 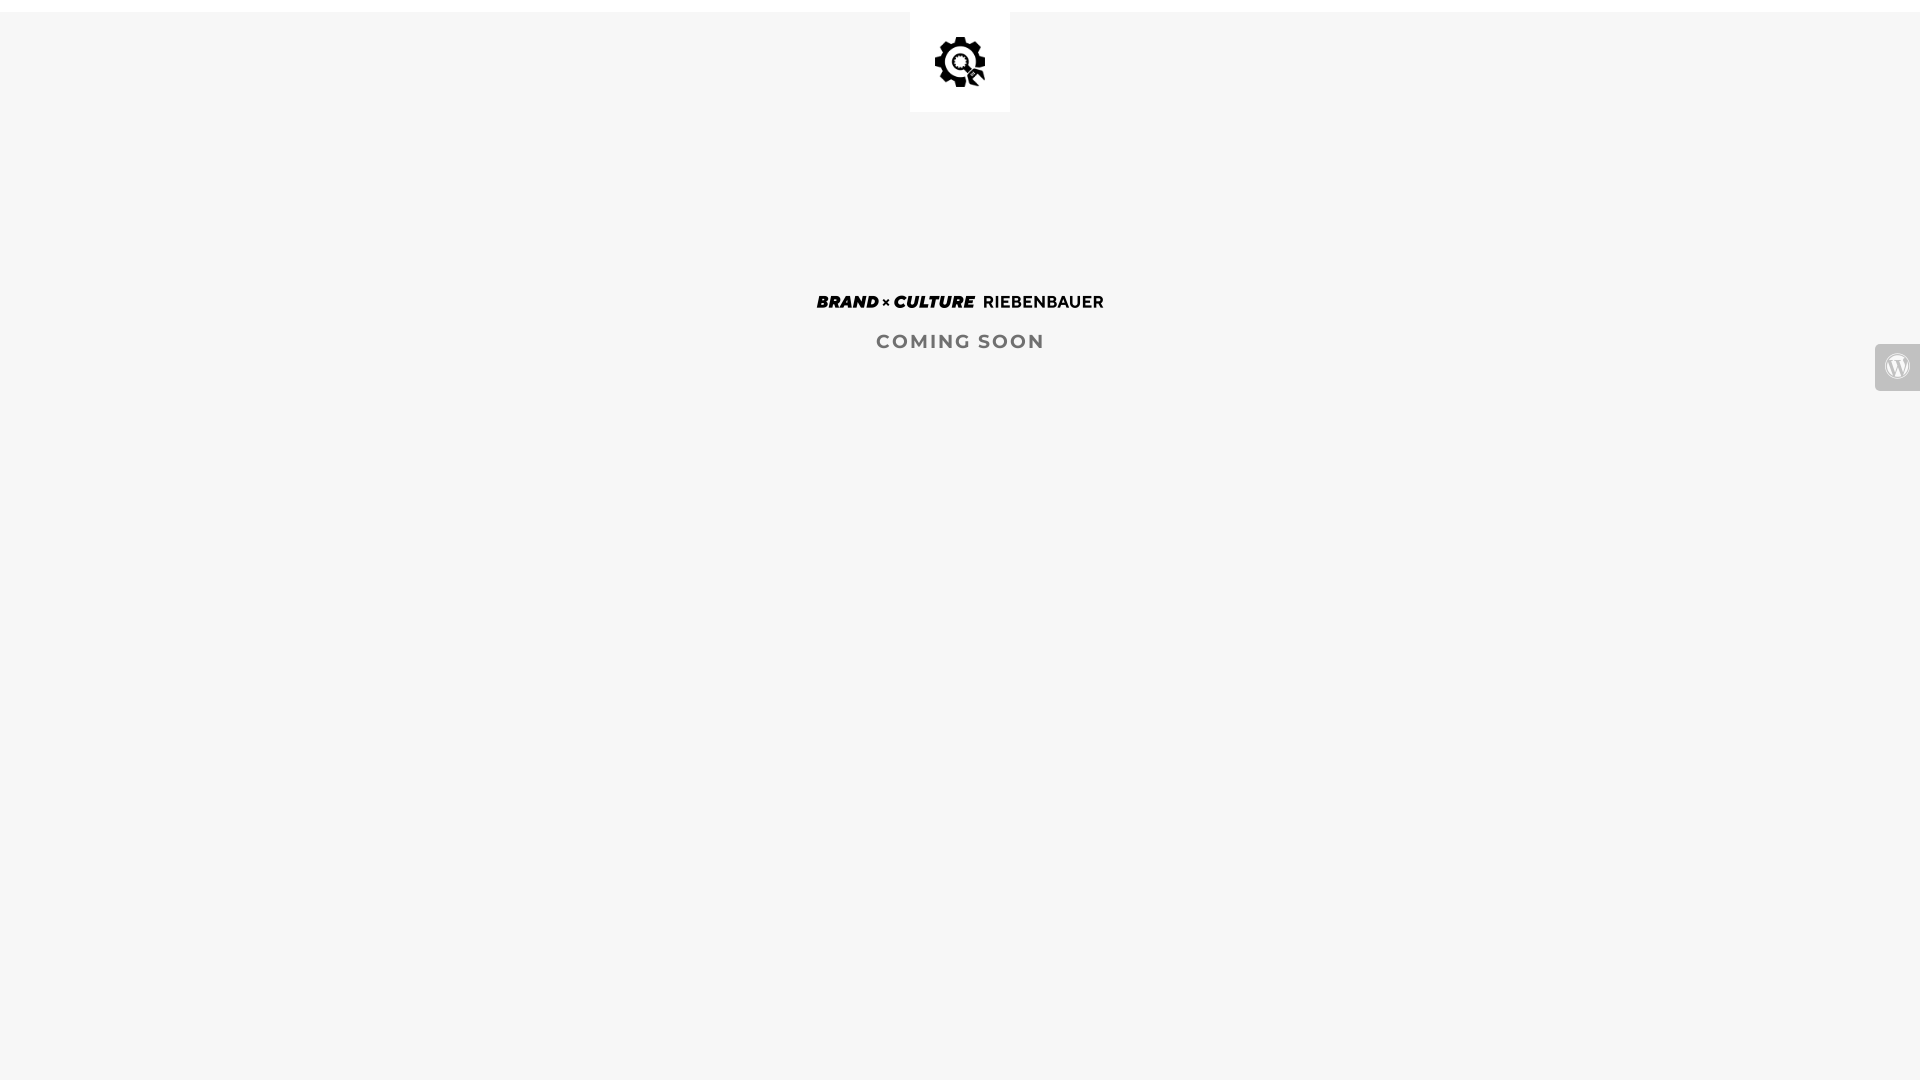 I want to click on 'Site is Under Construction', so click(x=960, y=60).